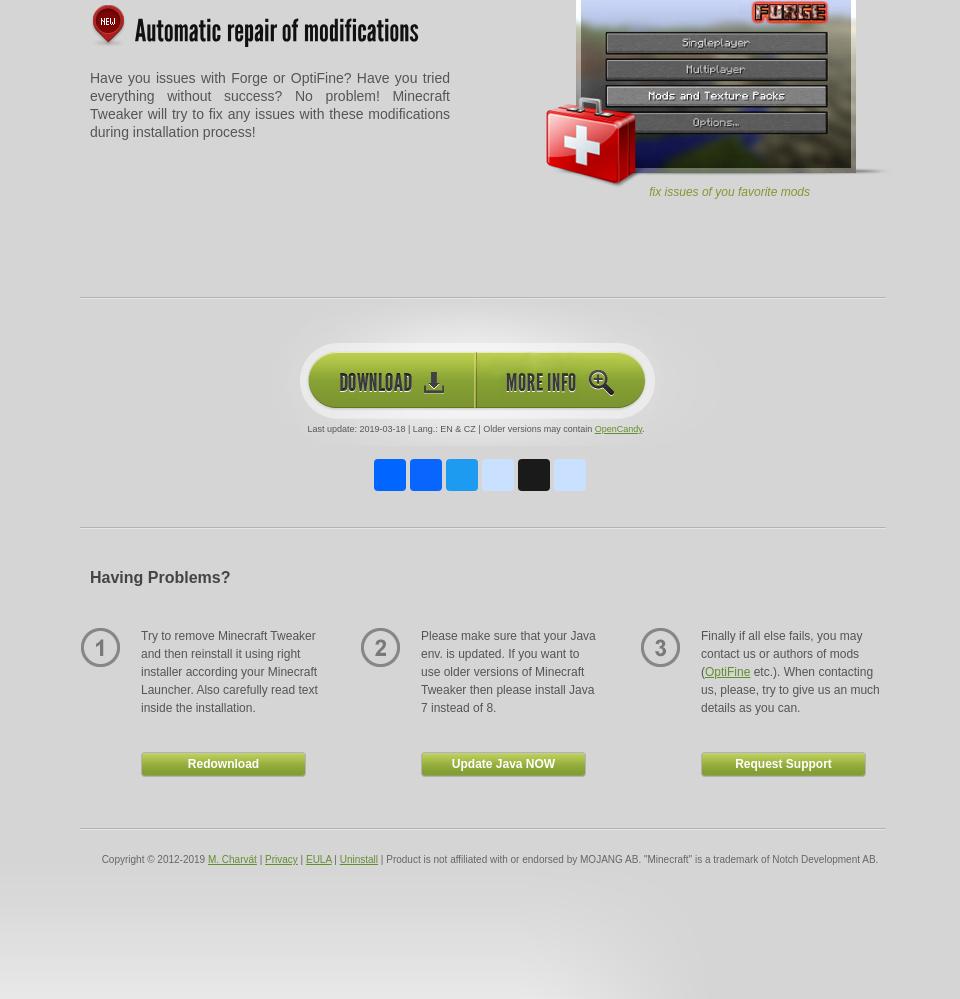  What do you see at coordinates (642, 427) in the screenshot?
I see `'.'` at bounding box center [642, 427].